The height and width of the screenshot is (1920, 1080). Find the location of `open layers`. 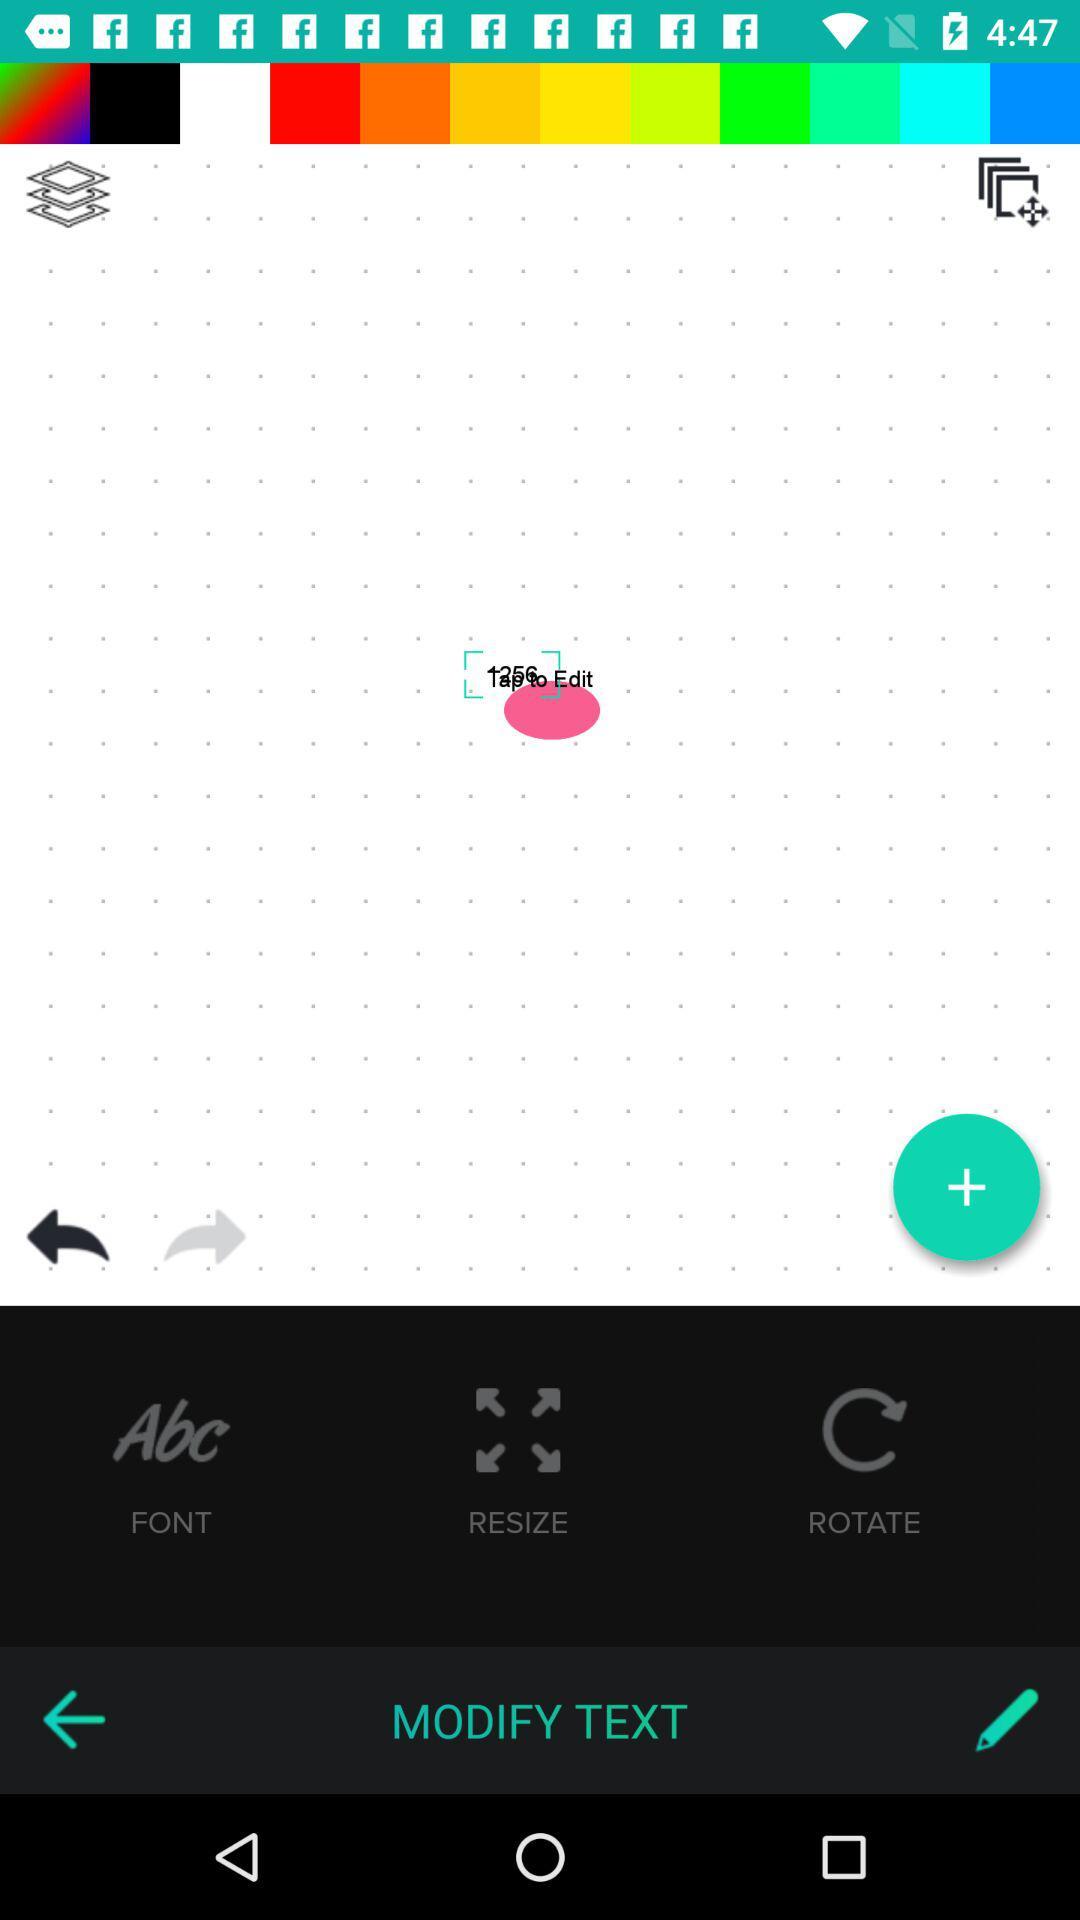

open layers is located at coordinates (1013, 192).